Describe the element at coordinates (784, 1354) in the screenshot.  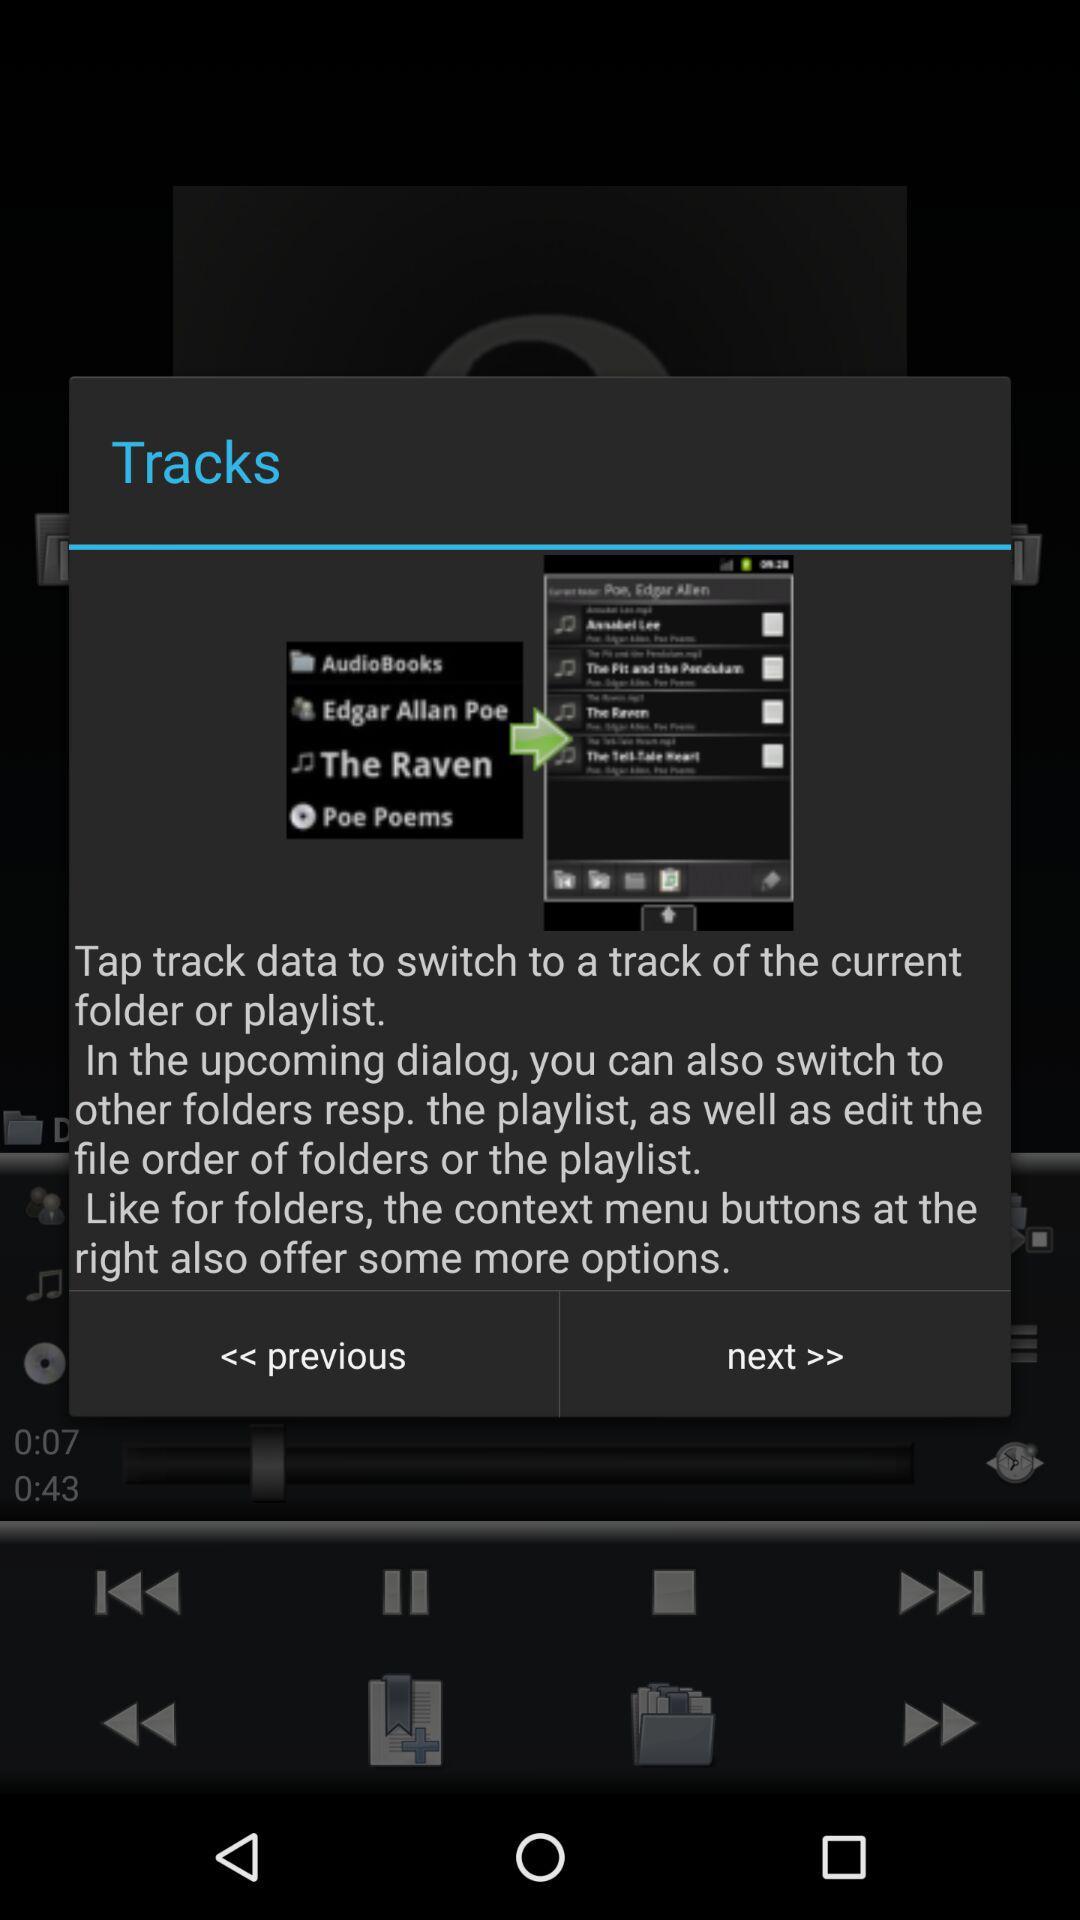
I see `the item to the right of the << previous icon` at that location.